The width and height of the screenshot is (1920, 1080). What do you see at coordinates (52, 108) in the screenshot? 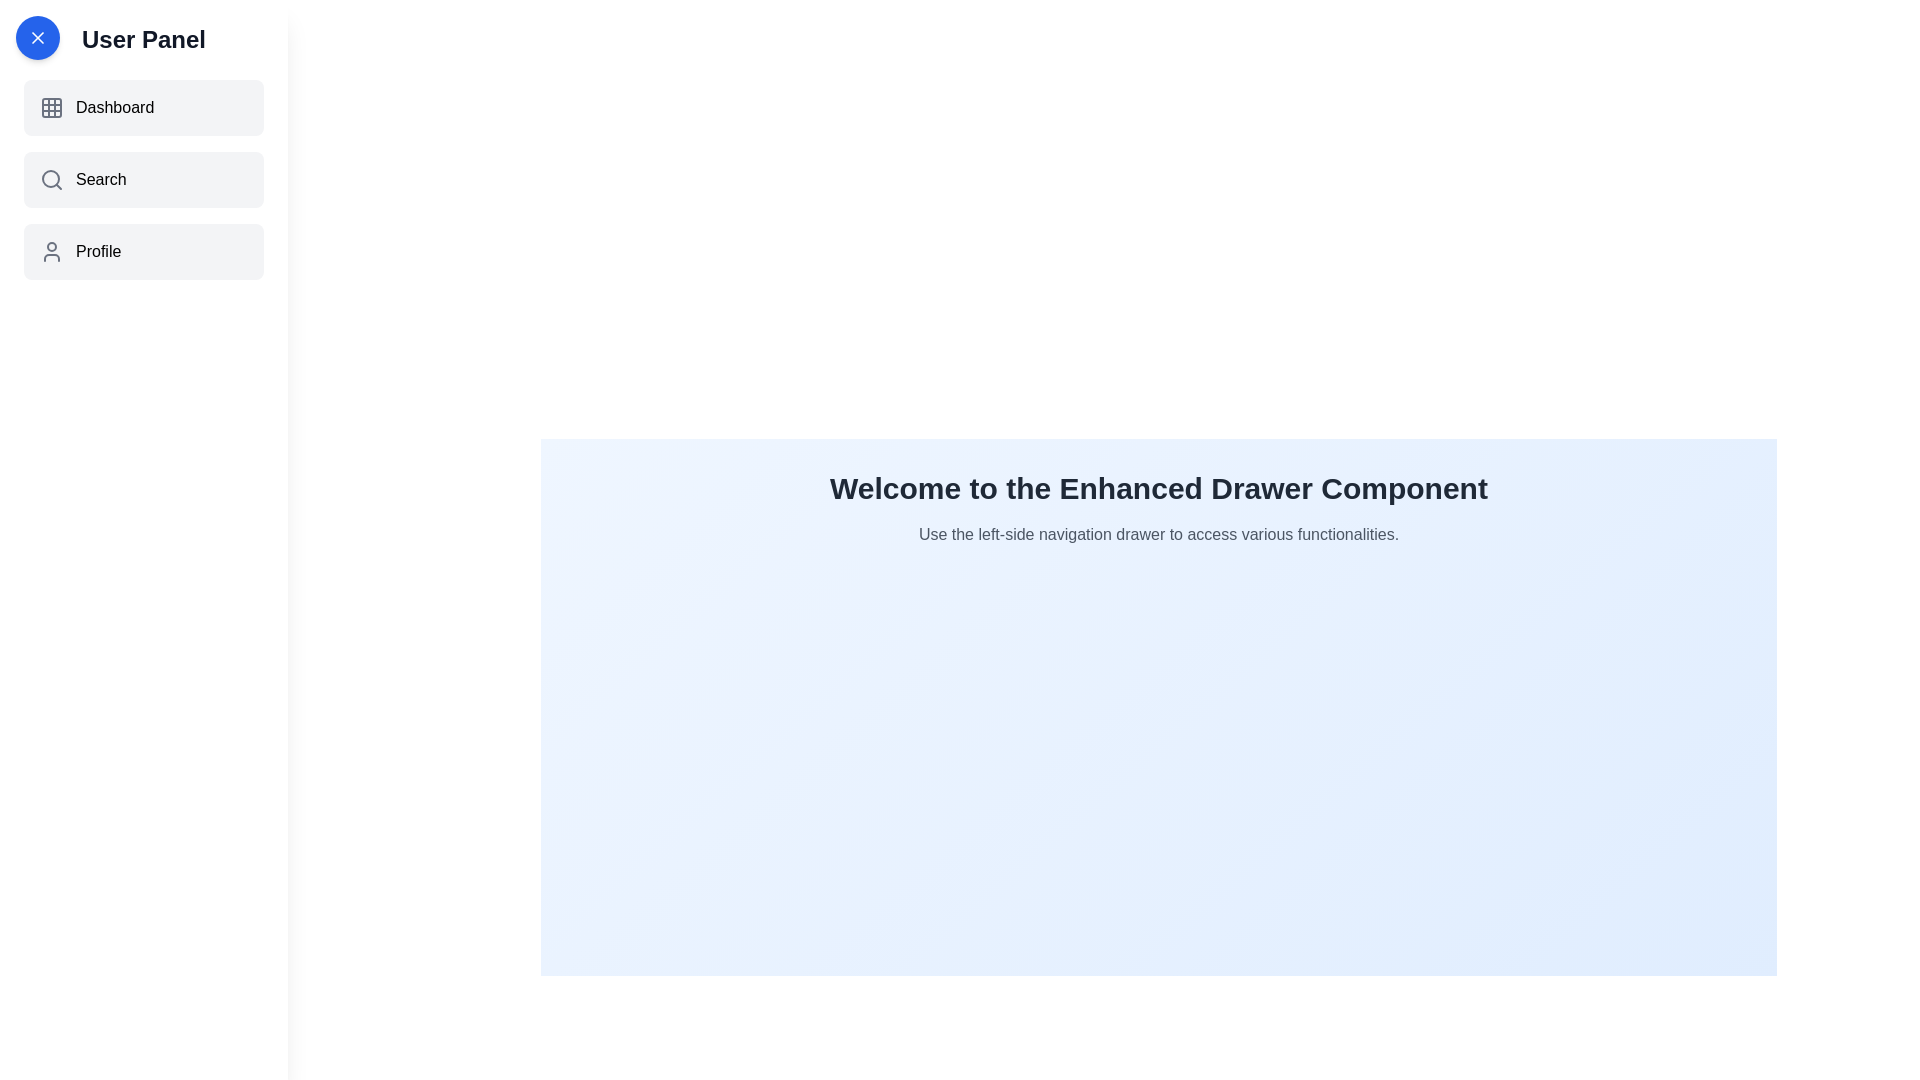
I see `the 3x3 grid icon located at the top of the 'Dashboard' button in the left navigation pane` at bounding box center [52, 108].